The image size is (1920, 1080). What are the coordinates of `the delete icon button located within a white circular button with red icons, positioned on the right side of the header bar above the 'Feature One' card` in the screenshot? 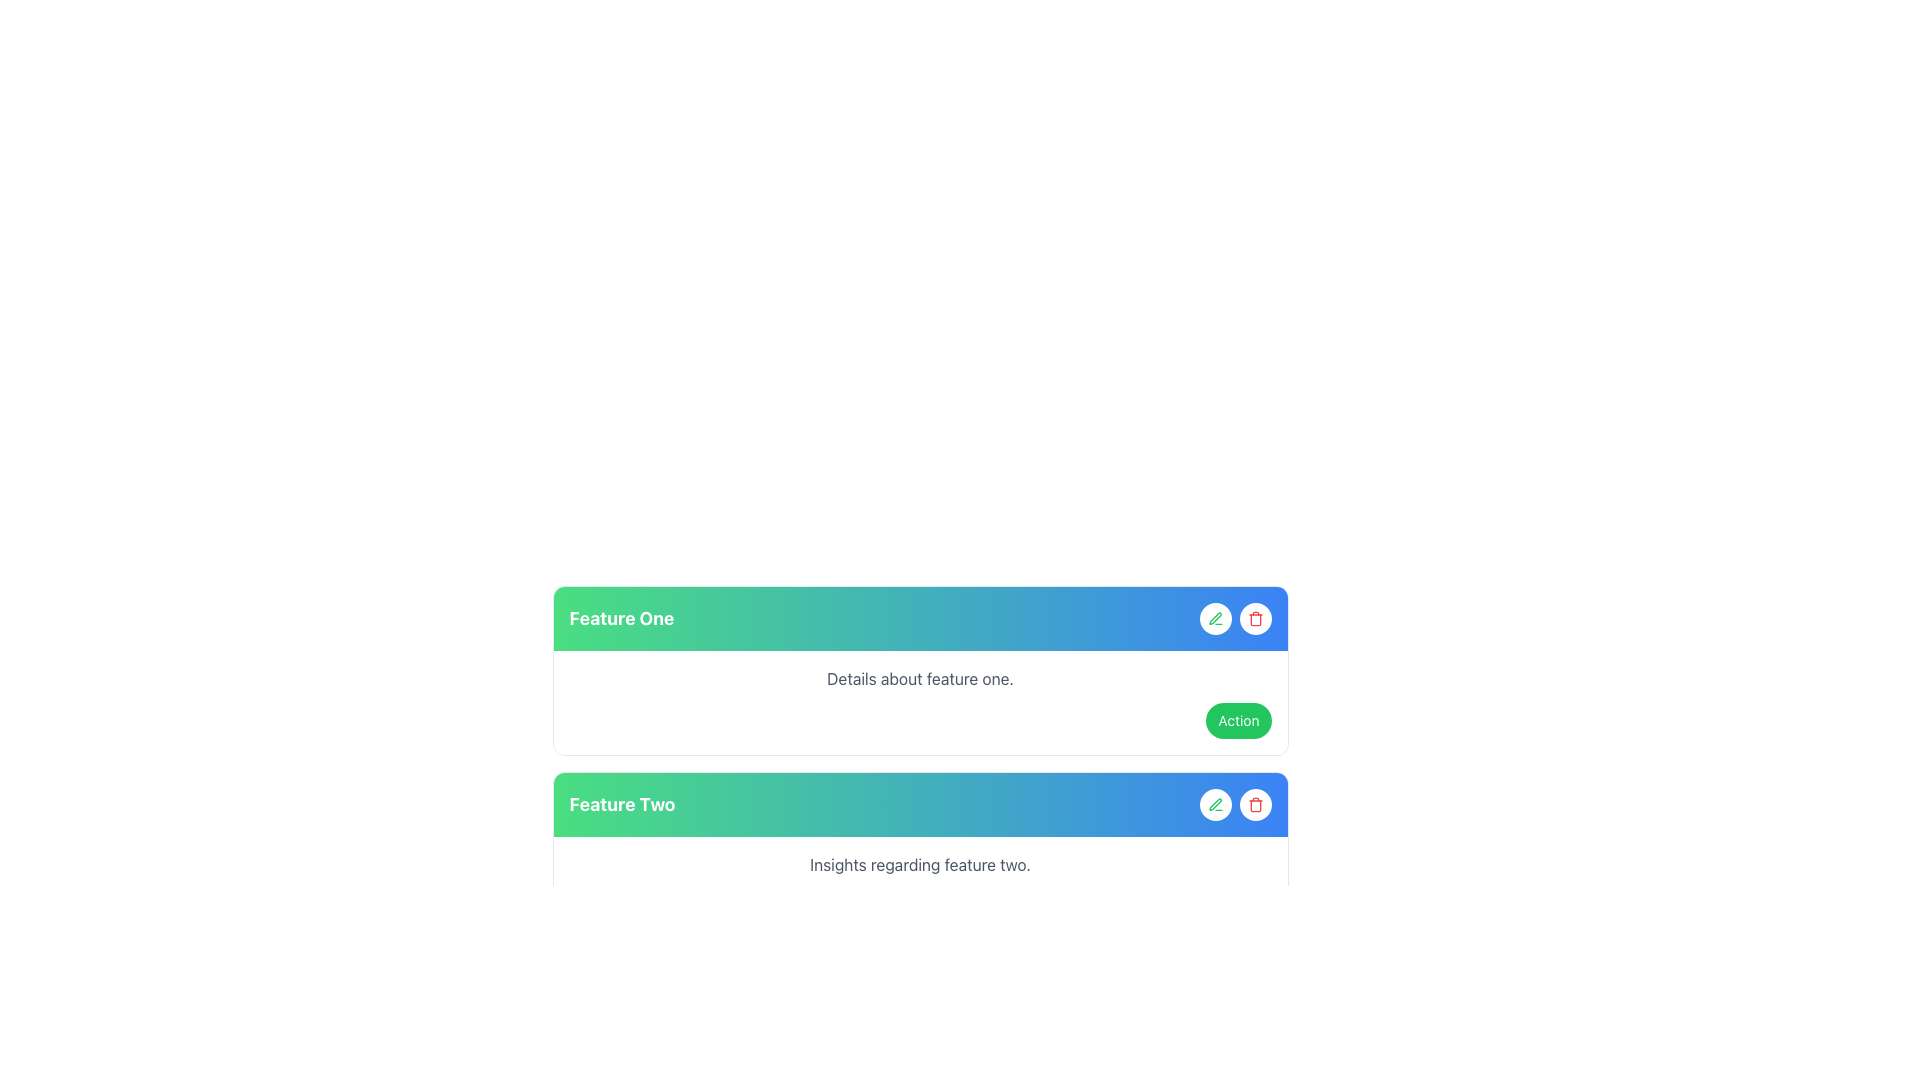 It's located at (1254, 617).